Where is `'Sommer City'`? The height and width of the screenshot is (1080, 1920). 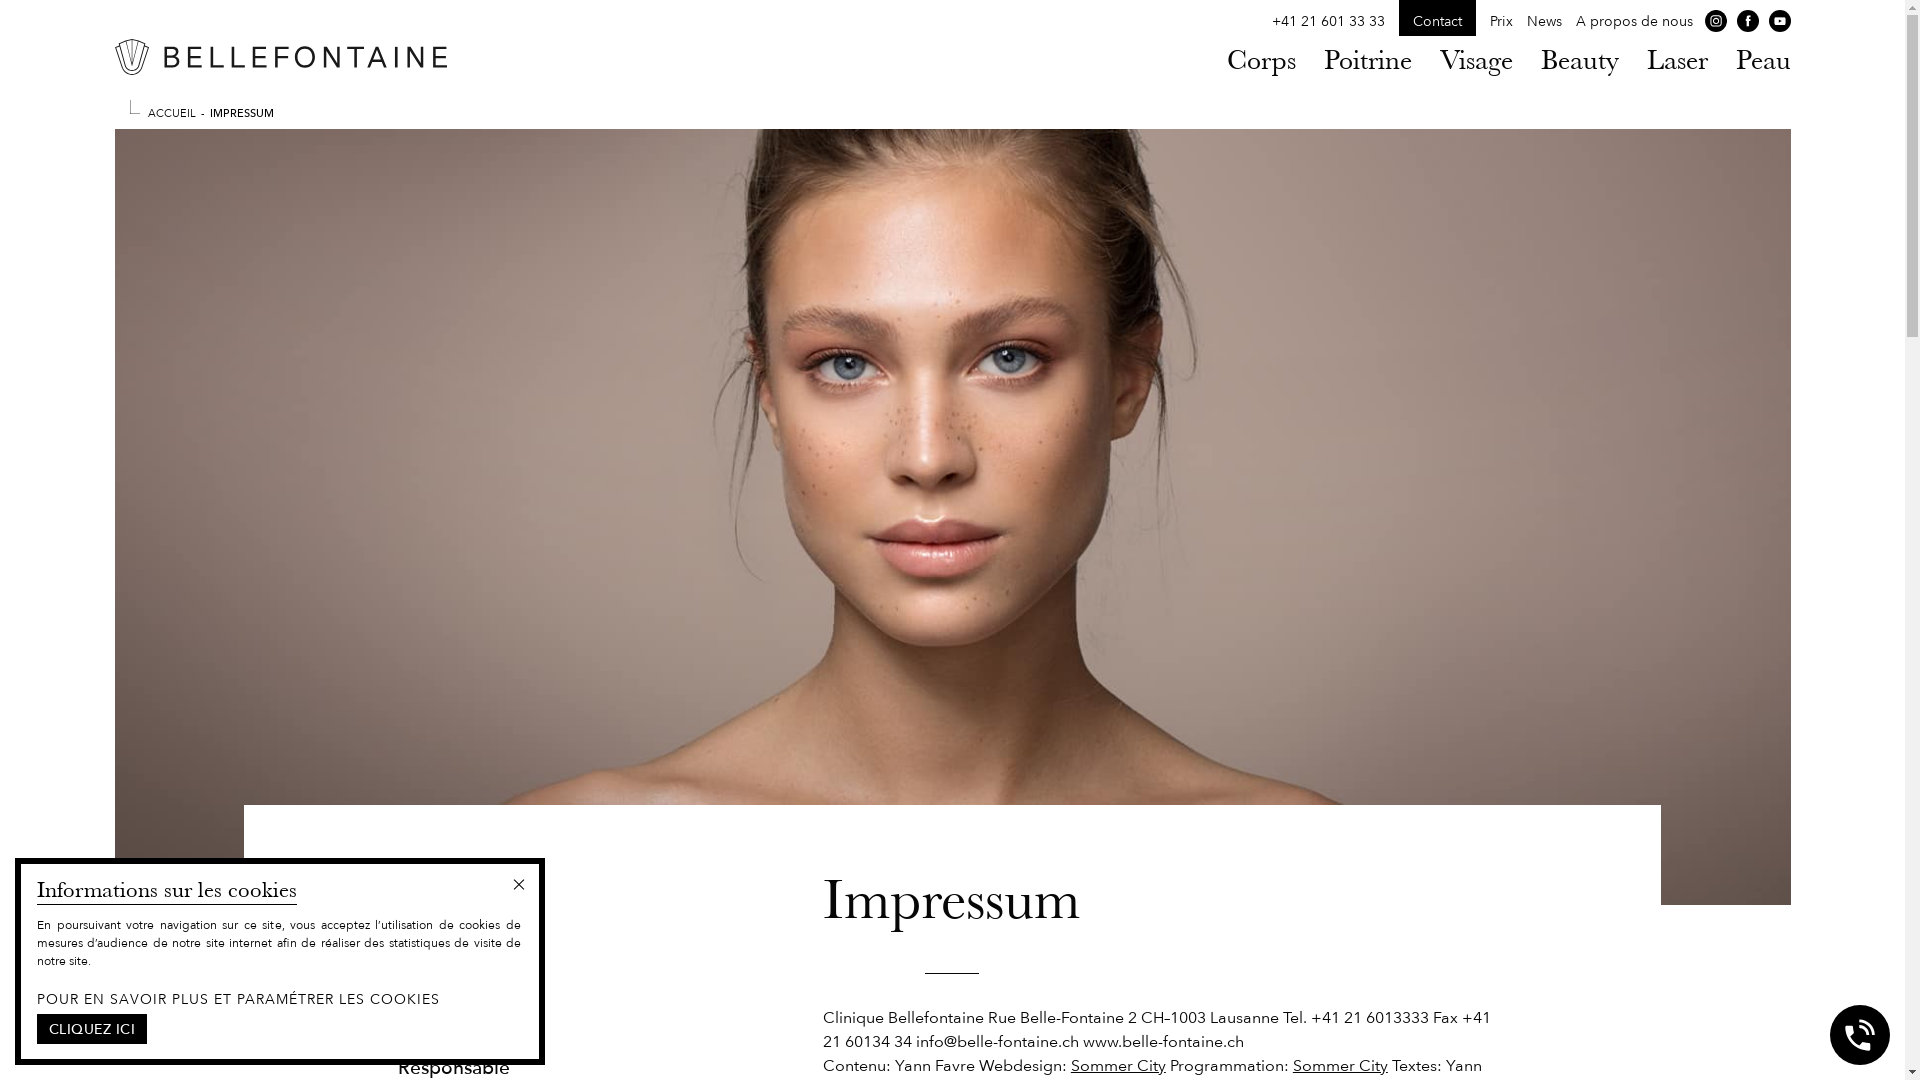 'Sommer City' is located at coordinates (1117, 1063).